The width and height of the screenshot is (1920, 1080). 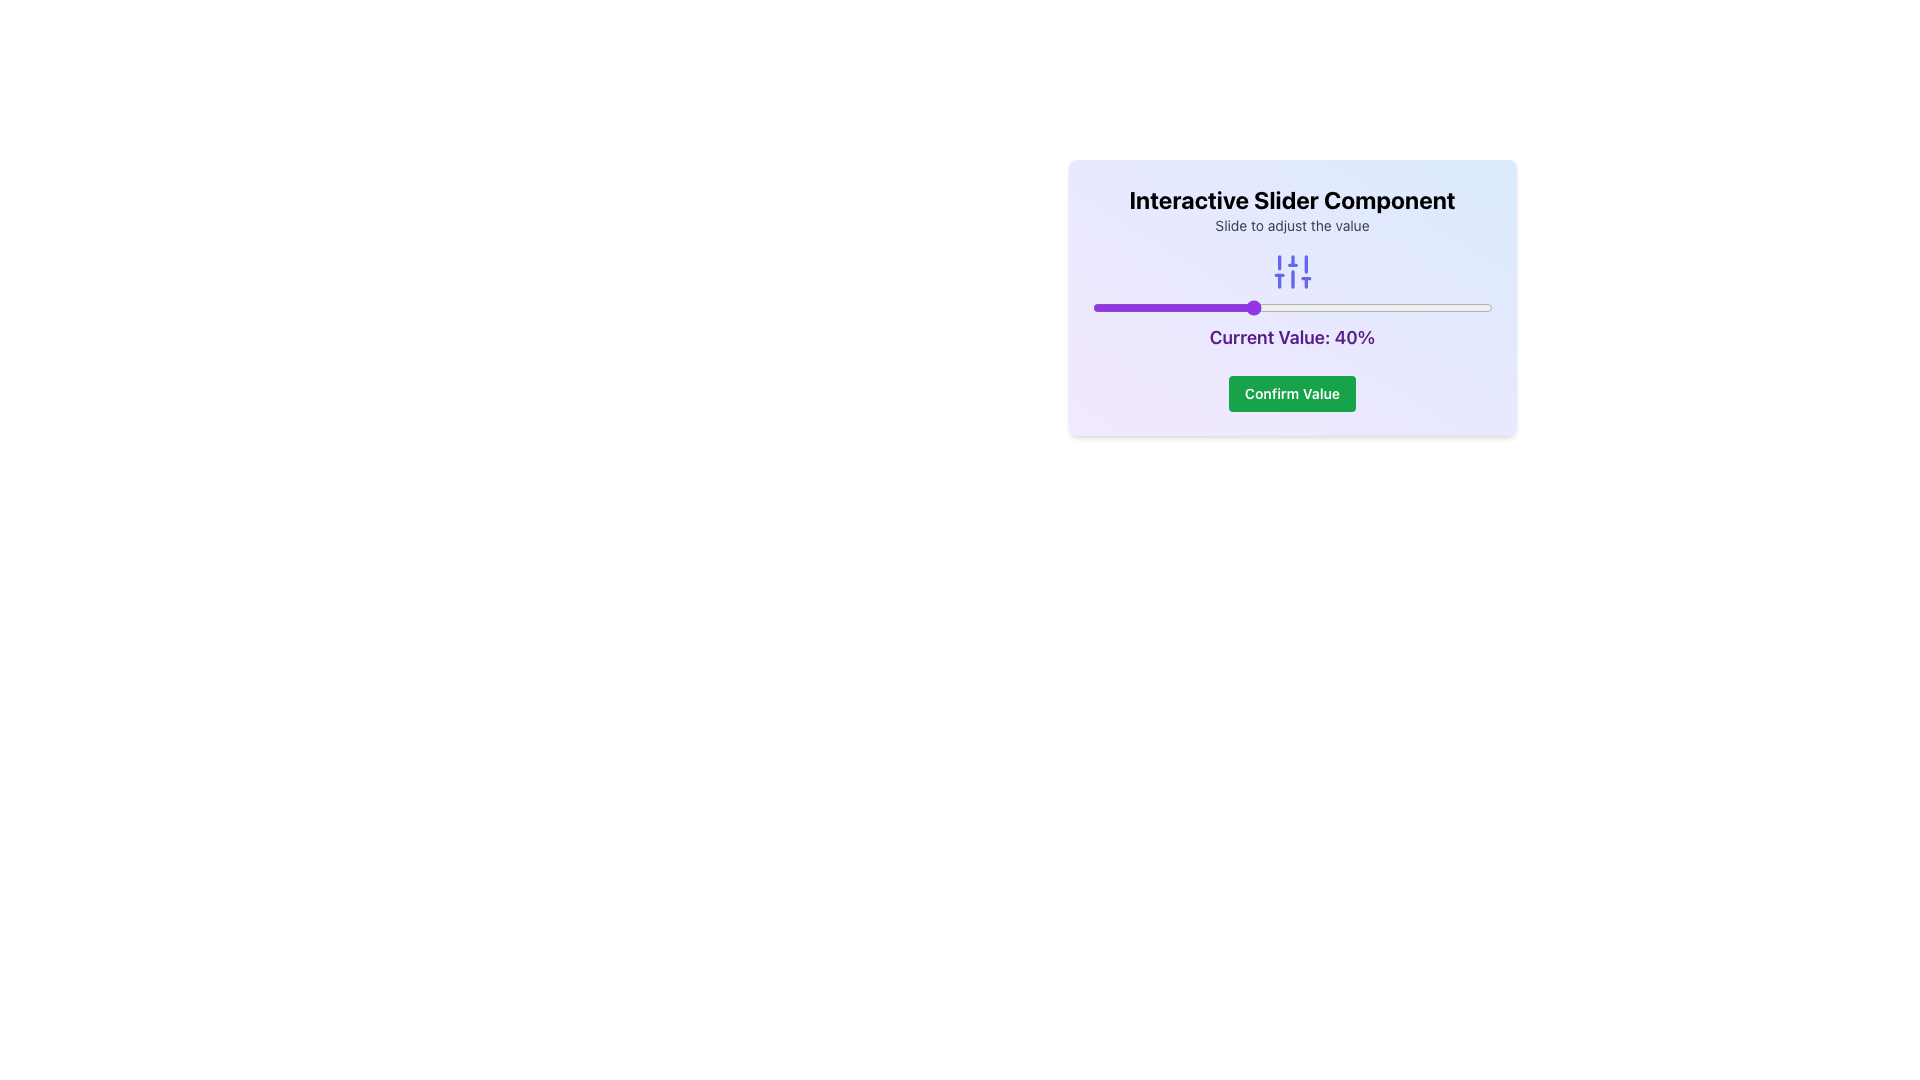 What do you see at coordinates (1387, 308) in the screenshot?
I see `the slider value` at bounding box center [1387, 308].